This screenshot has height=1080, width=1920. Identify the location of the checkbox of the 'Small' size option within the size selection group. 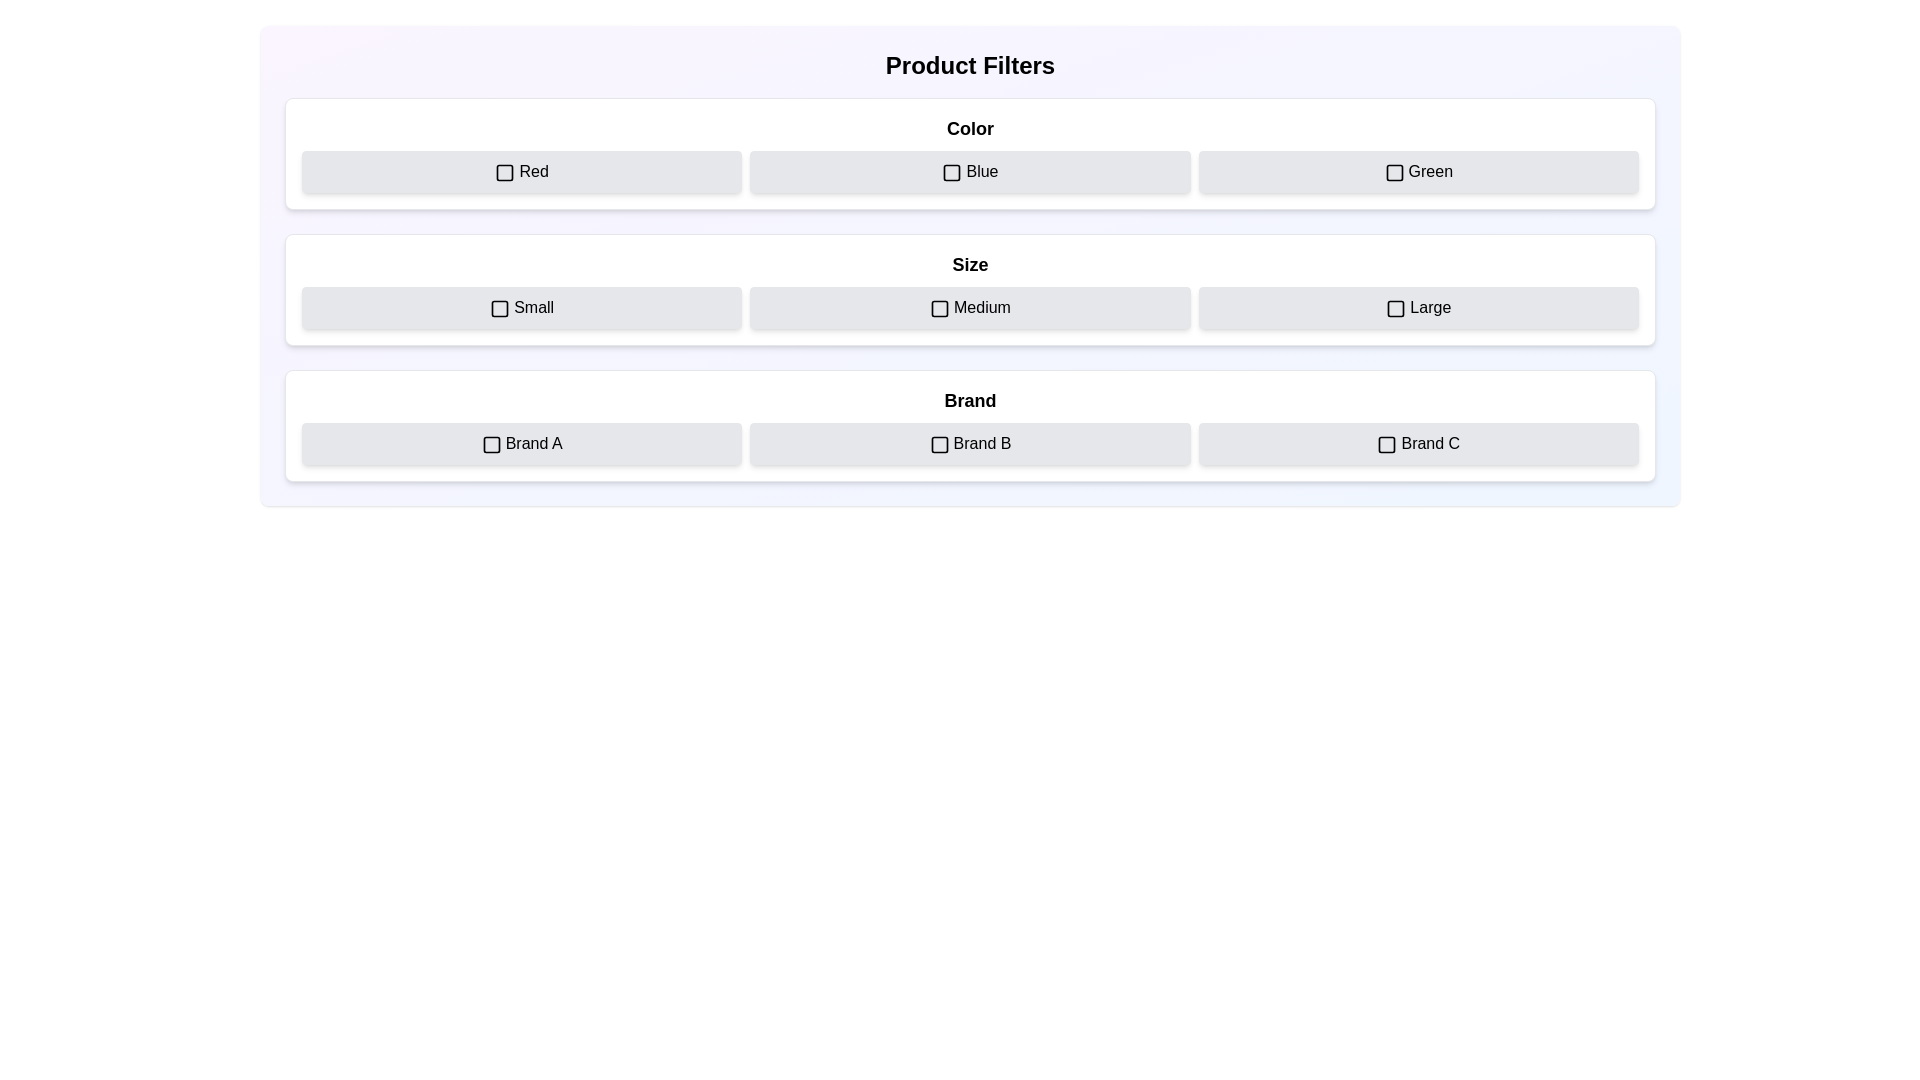
(522, 308).